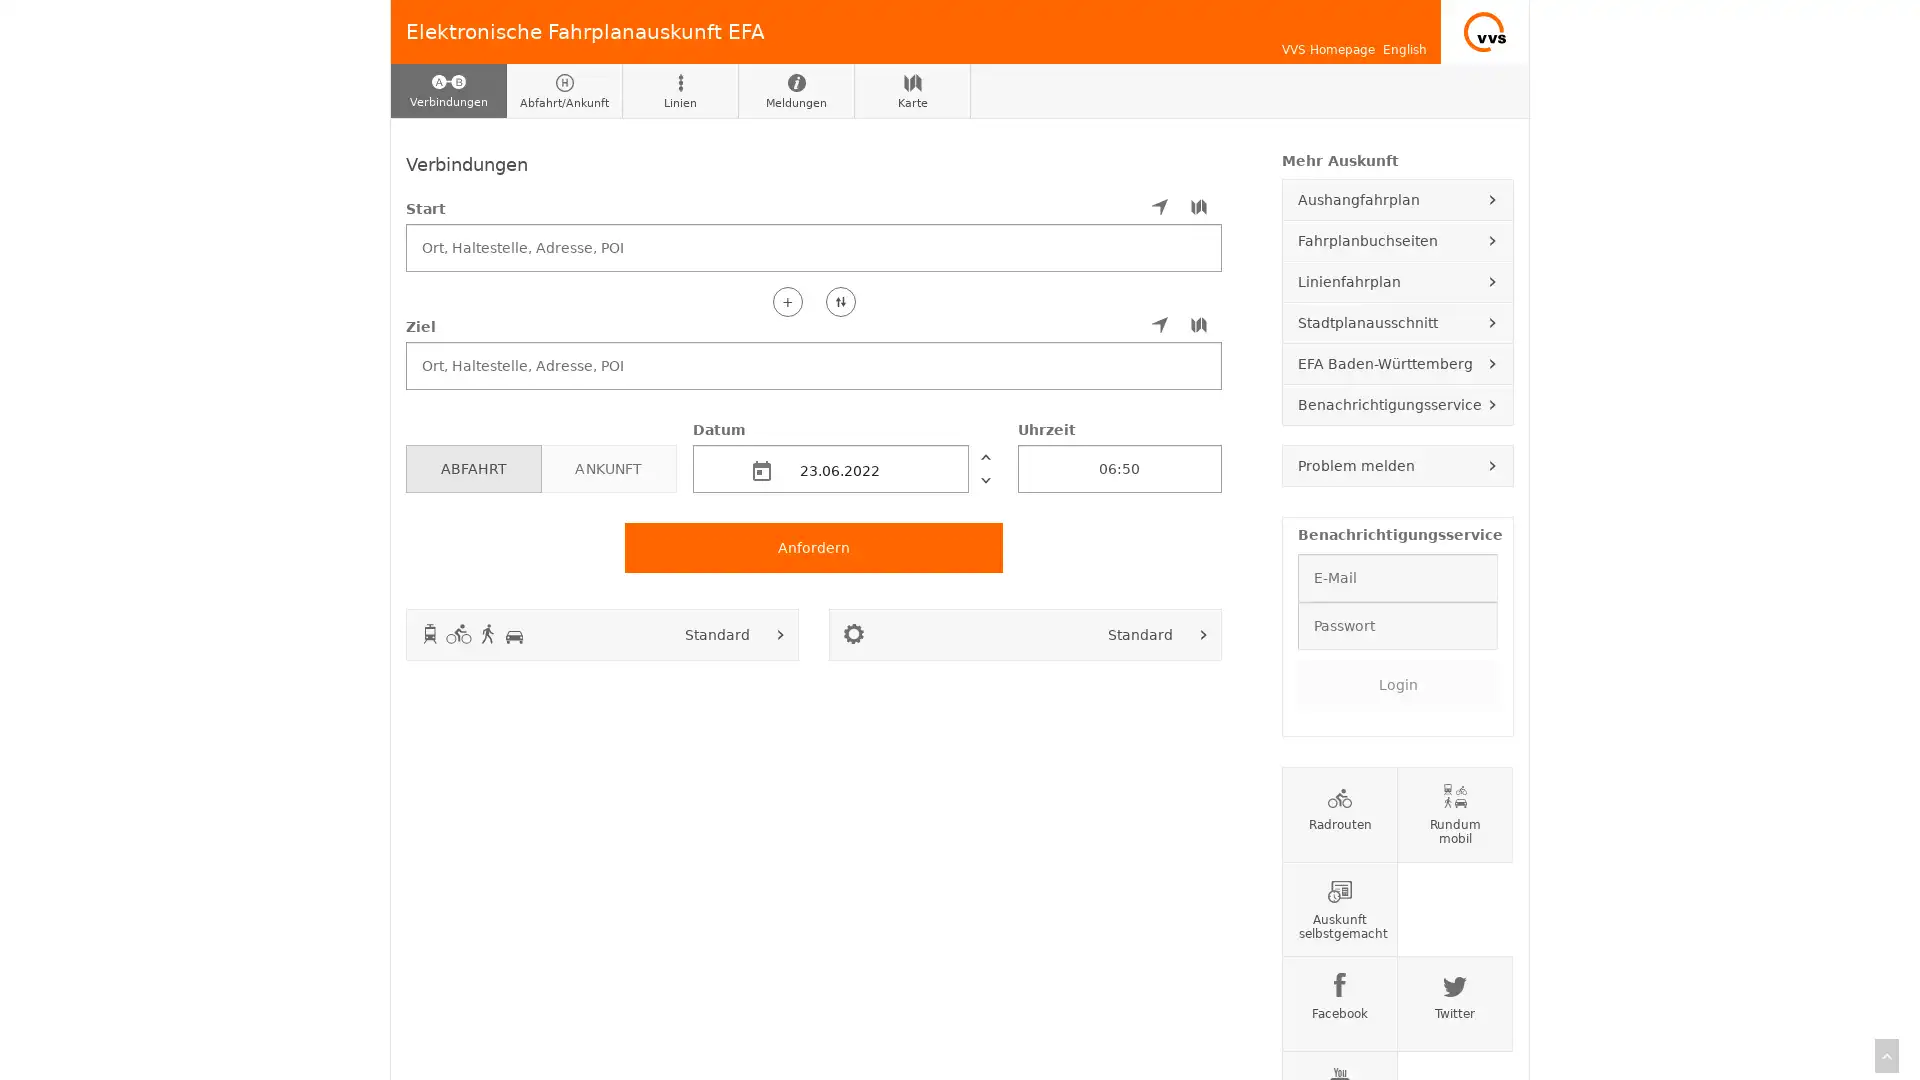 The height and width of the screenshot is (1080, 1920). Describe the element at coordinates (1203, 633) in the screenshot. I see `Fahroptionen` at that location.